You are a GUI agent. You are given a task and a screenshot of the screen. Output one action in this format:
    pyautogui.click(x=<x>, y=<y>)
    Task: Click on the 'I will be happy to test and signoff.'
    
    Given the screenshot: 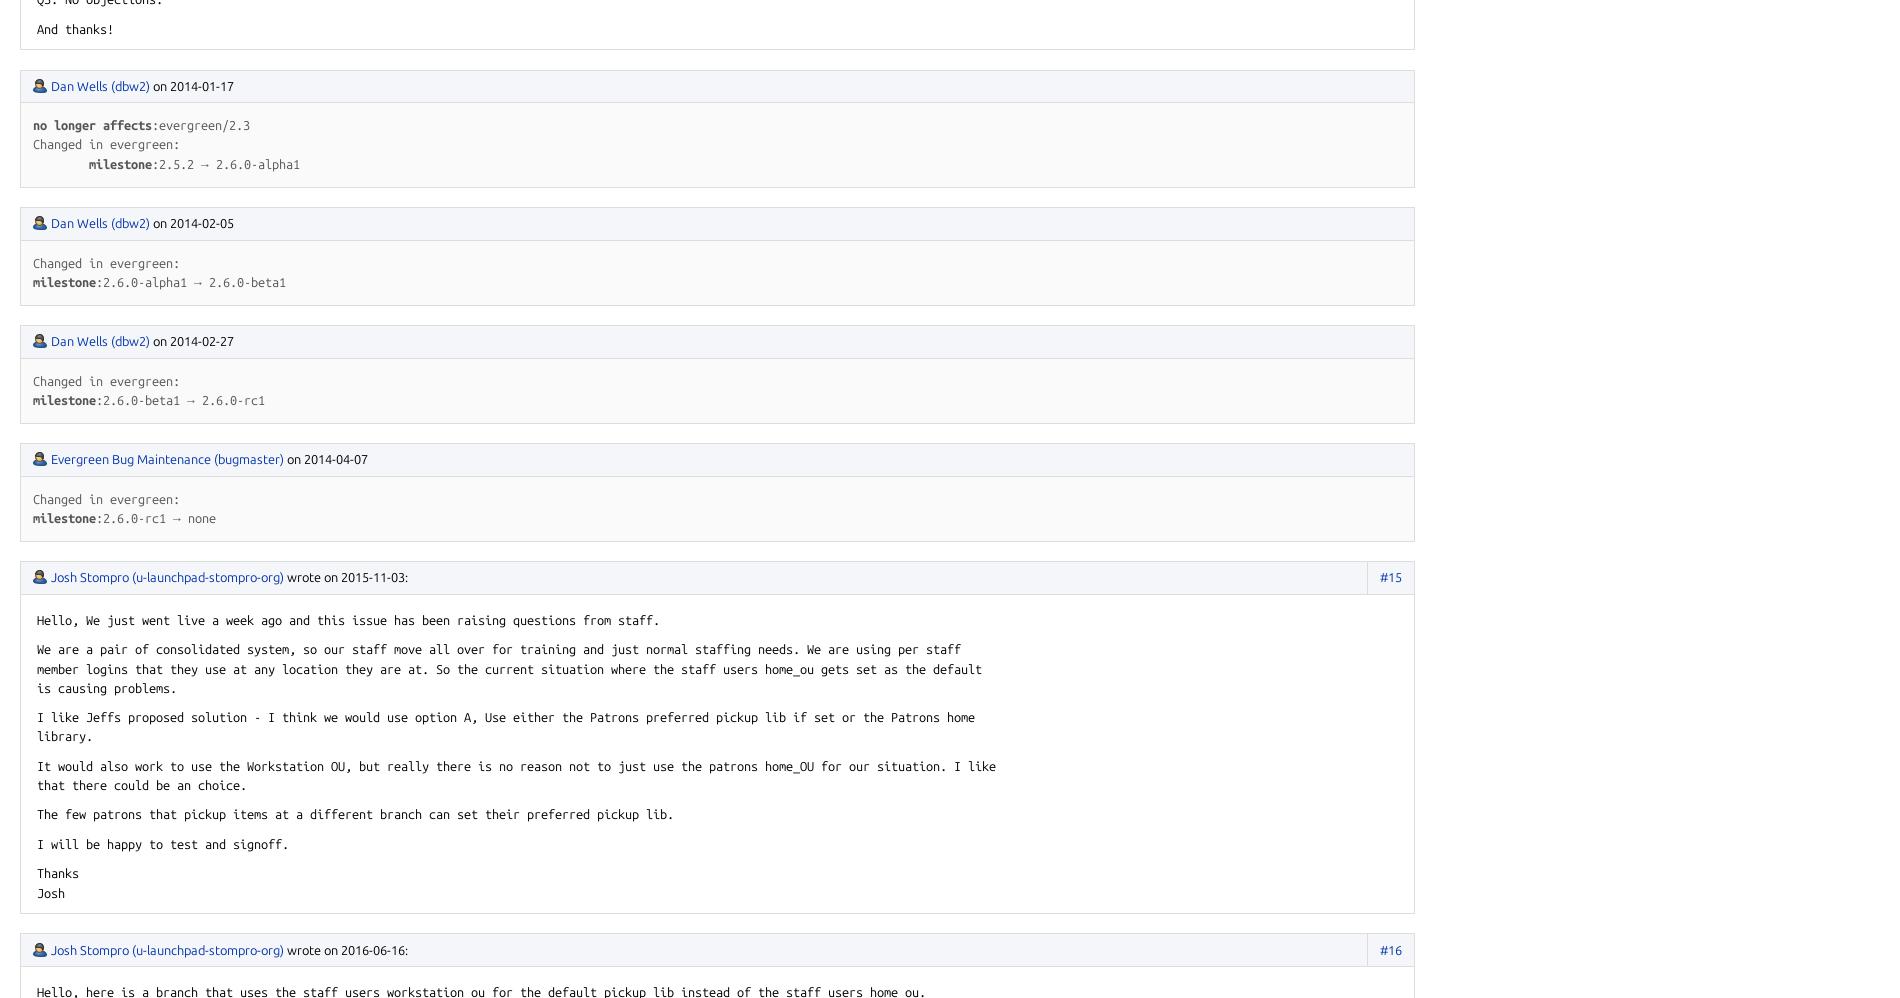 What is the action you would take?
    pyautogui.click(x=163, y=843)
    